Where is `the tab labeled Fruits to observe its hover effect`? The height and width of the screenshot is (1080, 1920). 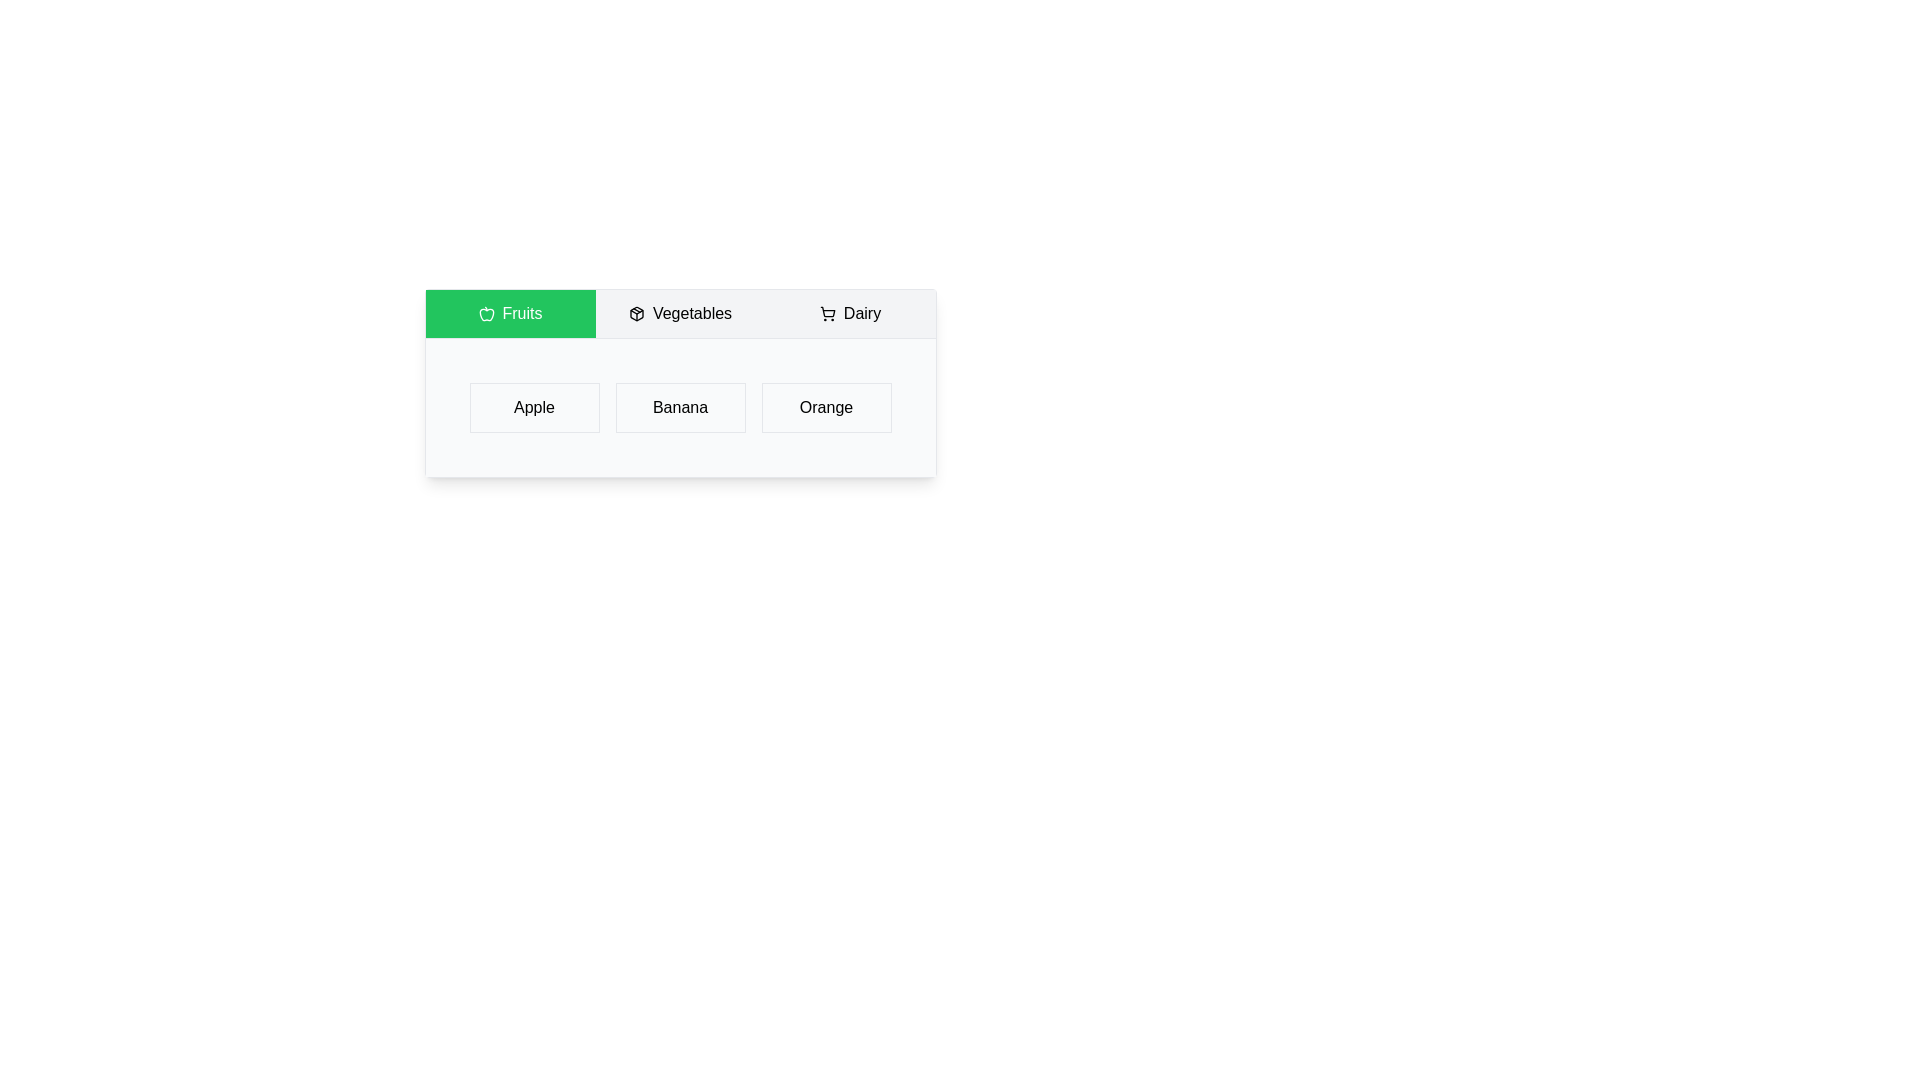 the tab labeled Fruits to observe its hover effect is located at coordinates (510, 313).